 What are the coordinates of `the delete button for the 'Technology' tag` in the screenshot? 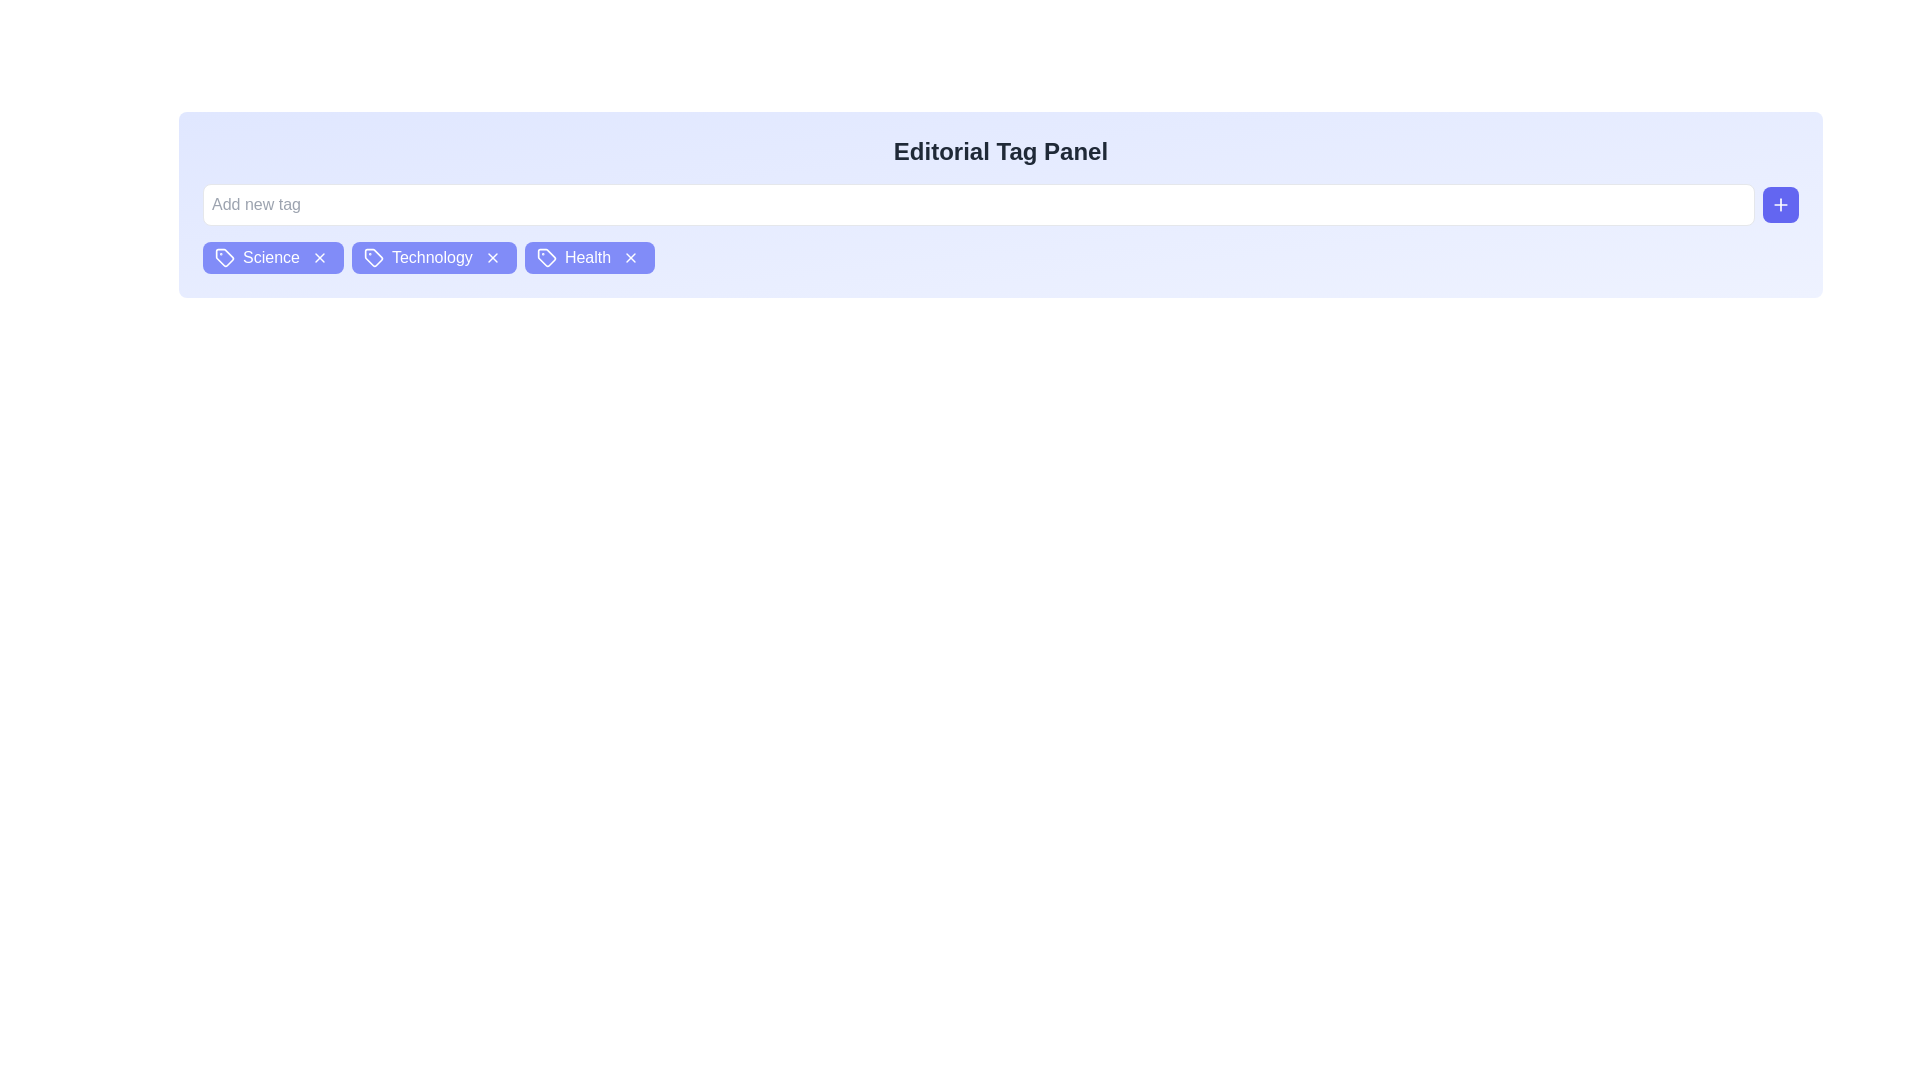 It's located at (492, 257).